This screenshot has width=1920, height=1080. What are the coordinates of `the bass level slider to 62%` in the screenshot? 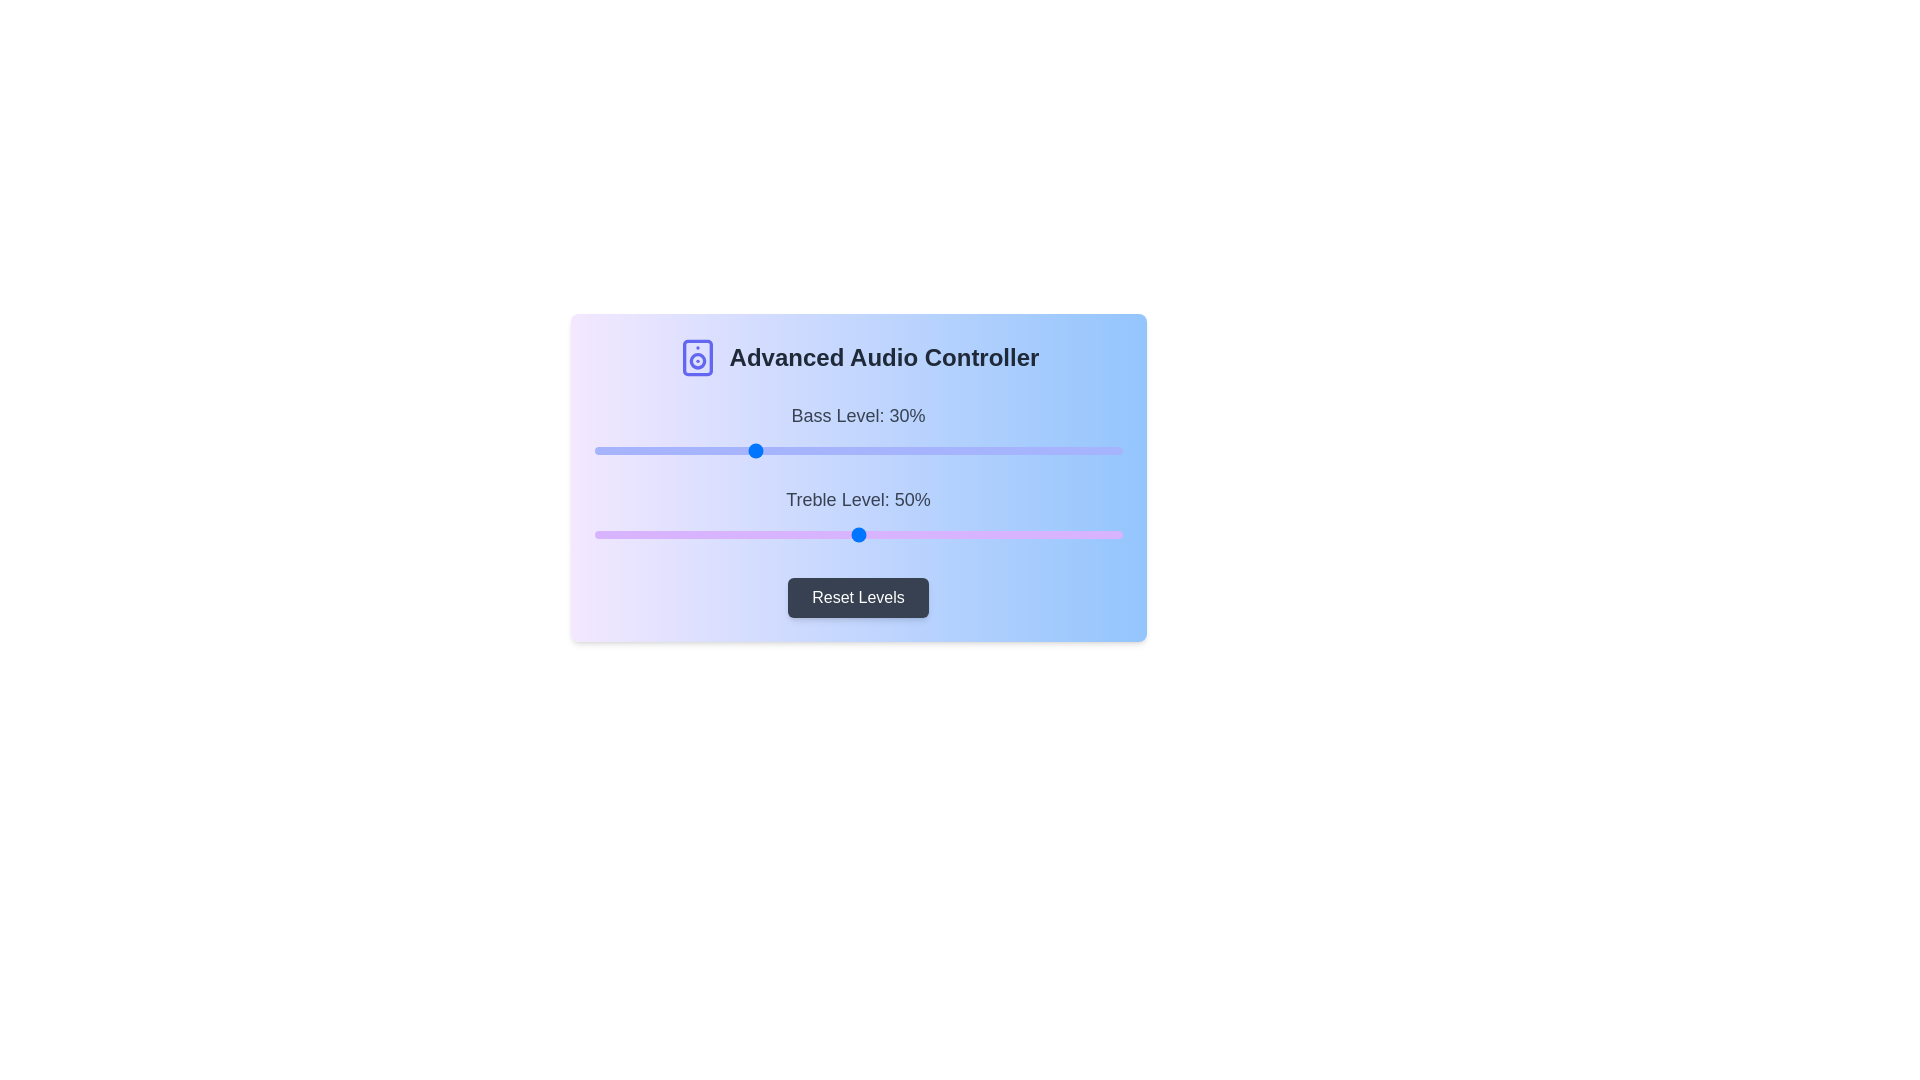 It's located at (920, 451).